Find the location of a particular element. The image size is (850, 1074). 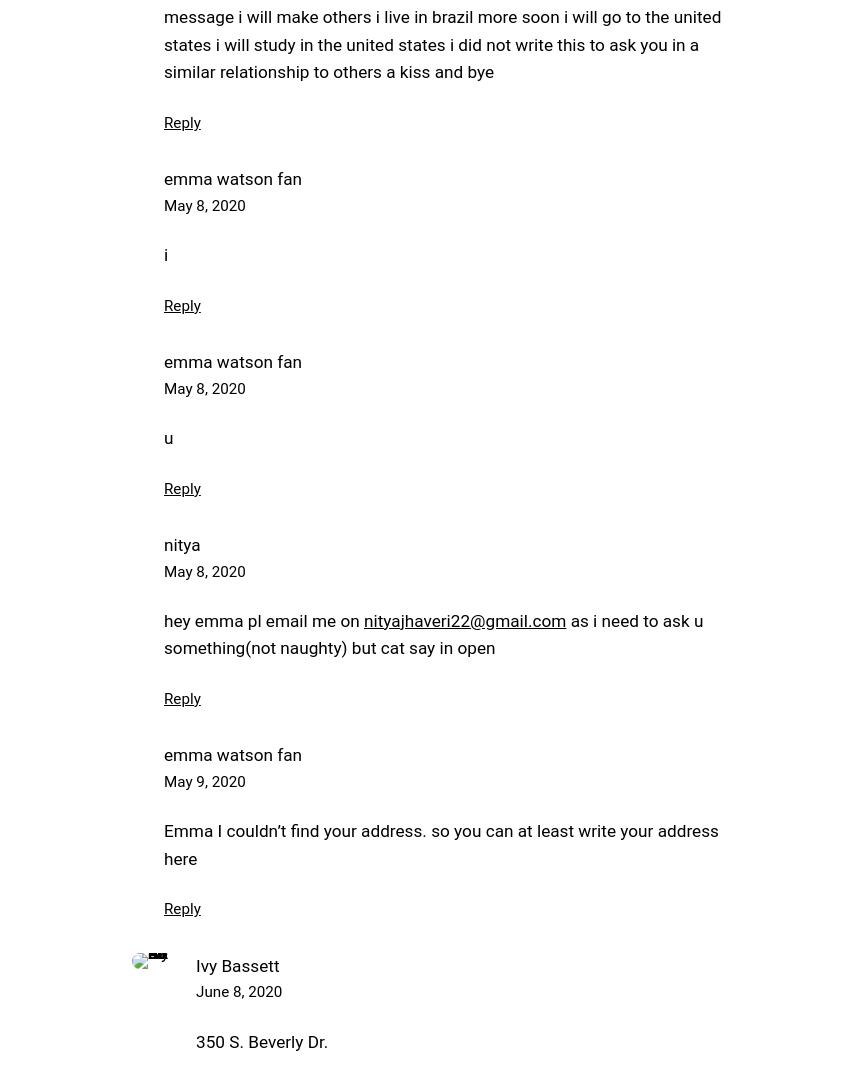

'350 S. Beverly Dr.' is located at coordinates (260, 1041).